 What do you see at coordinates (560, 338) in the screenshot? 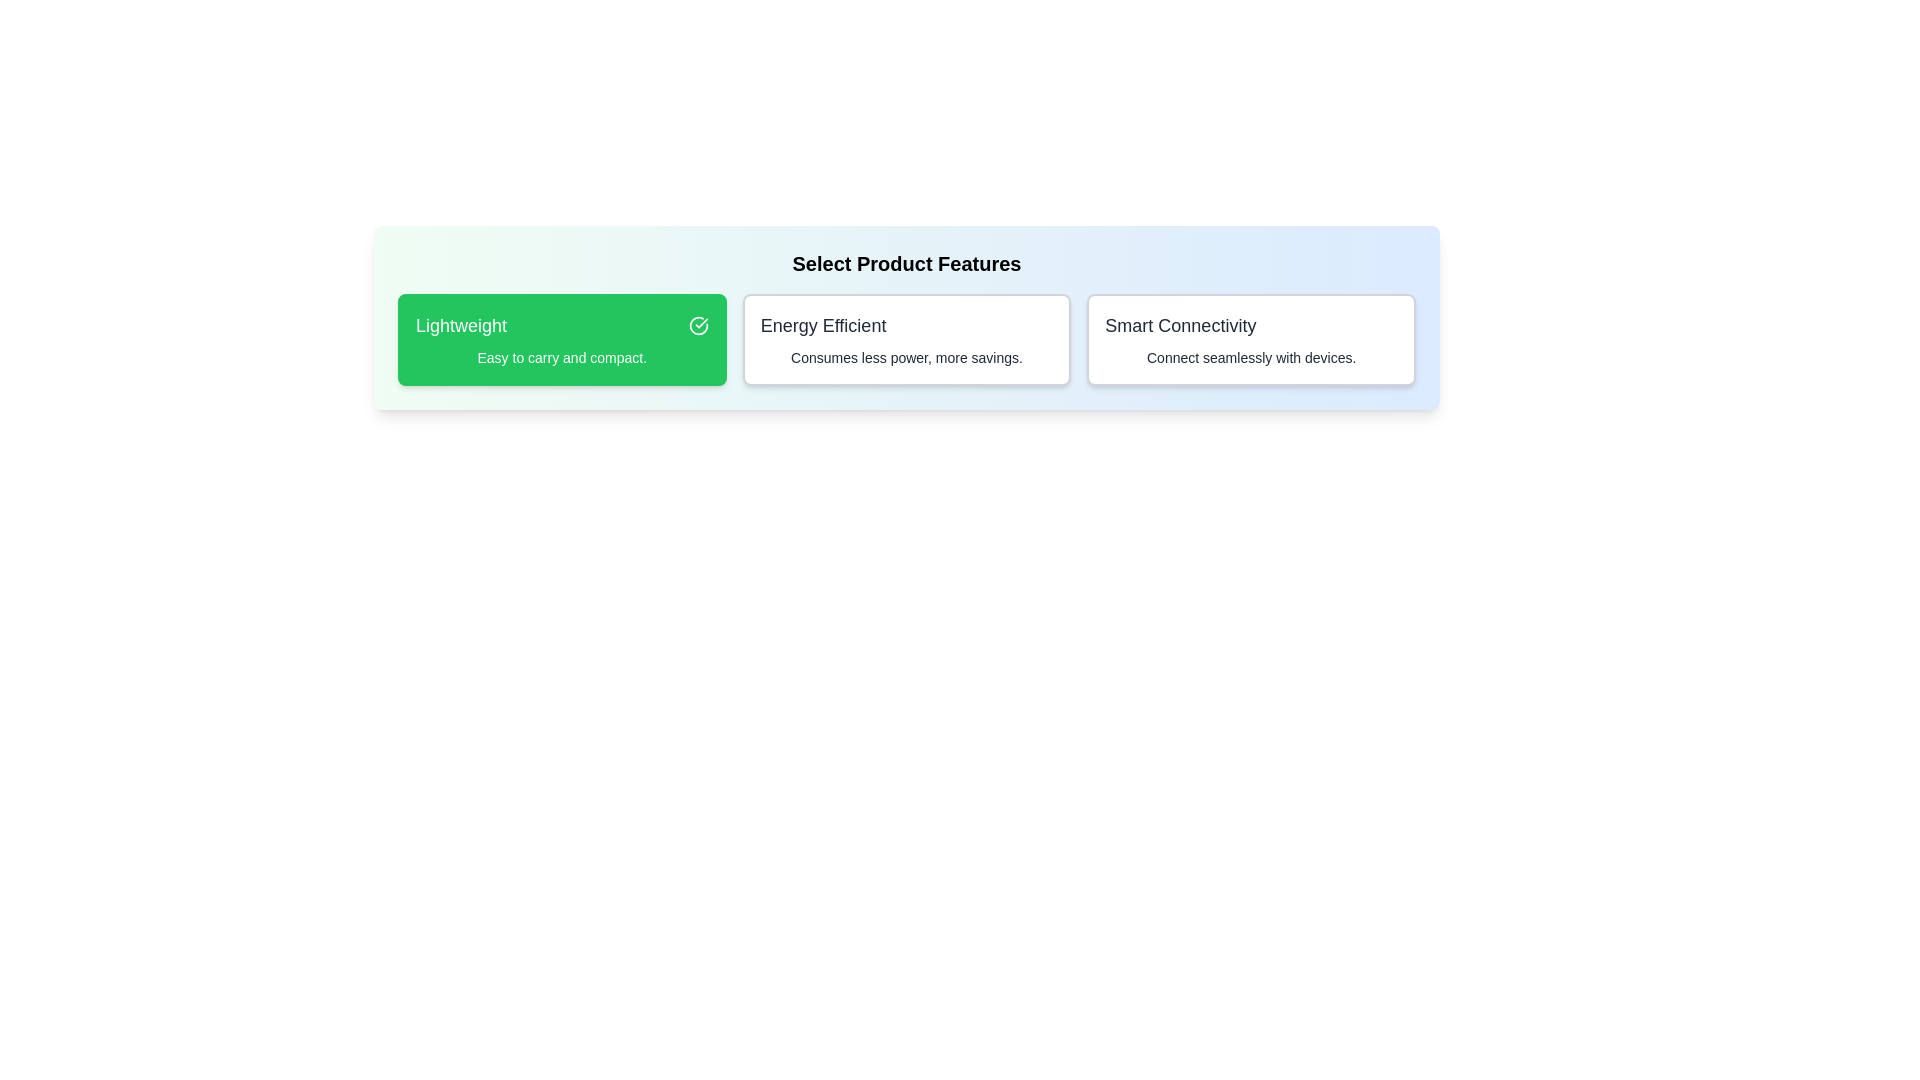
I see `the feature Lightweight by clicking on its card` at bounding box center [560, 338].